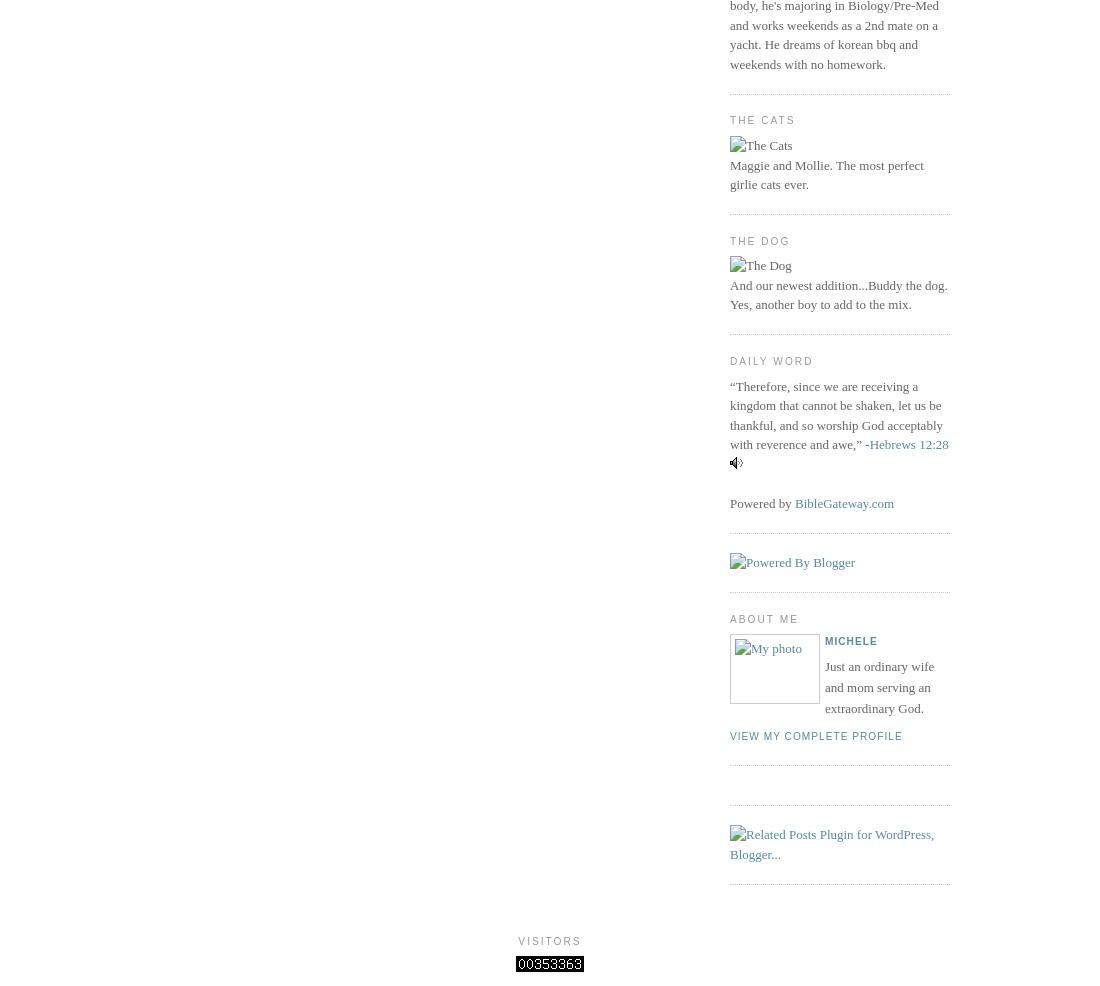 The height and width of the screenshot is (986, 1100). Describe the element at coordinates (728, 415) in the screenshot. I see `'“Therefore, since we are receiving a kingdom that cannot be shaken, let us be thankful, and so worship God acceptably with reverence and awe,” -'` at that location.